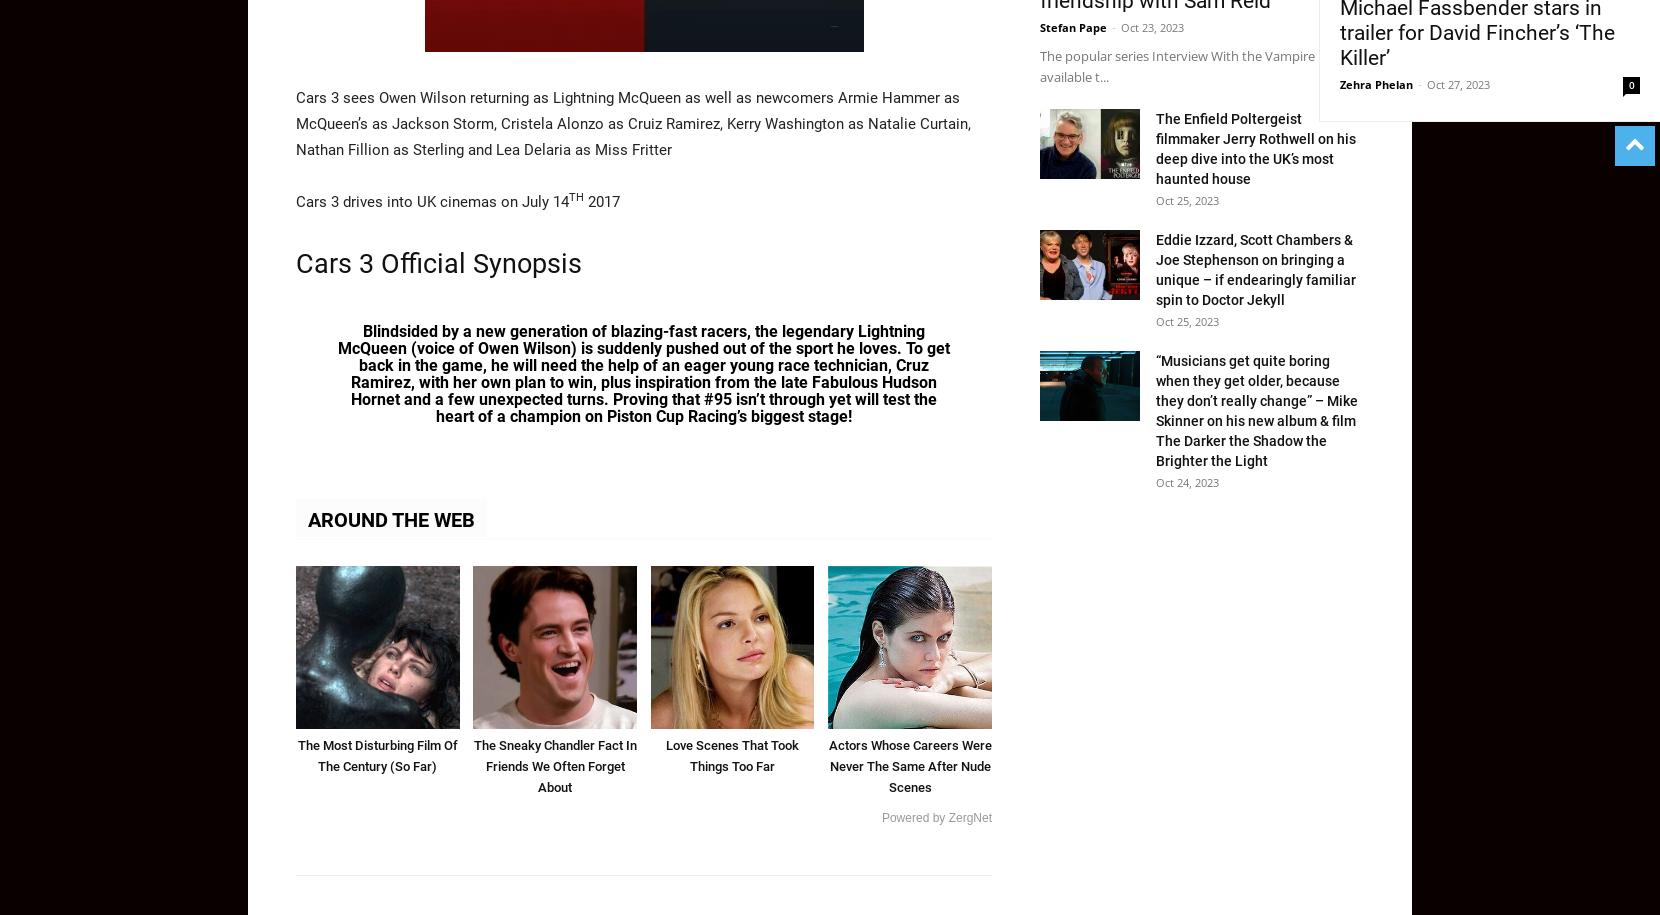 The image size is (1660, 915). What do you see at coordinates (1113, 26) in the screenshot?
I see `'-'` at bounding box center [1113, 26].